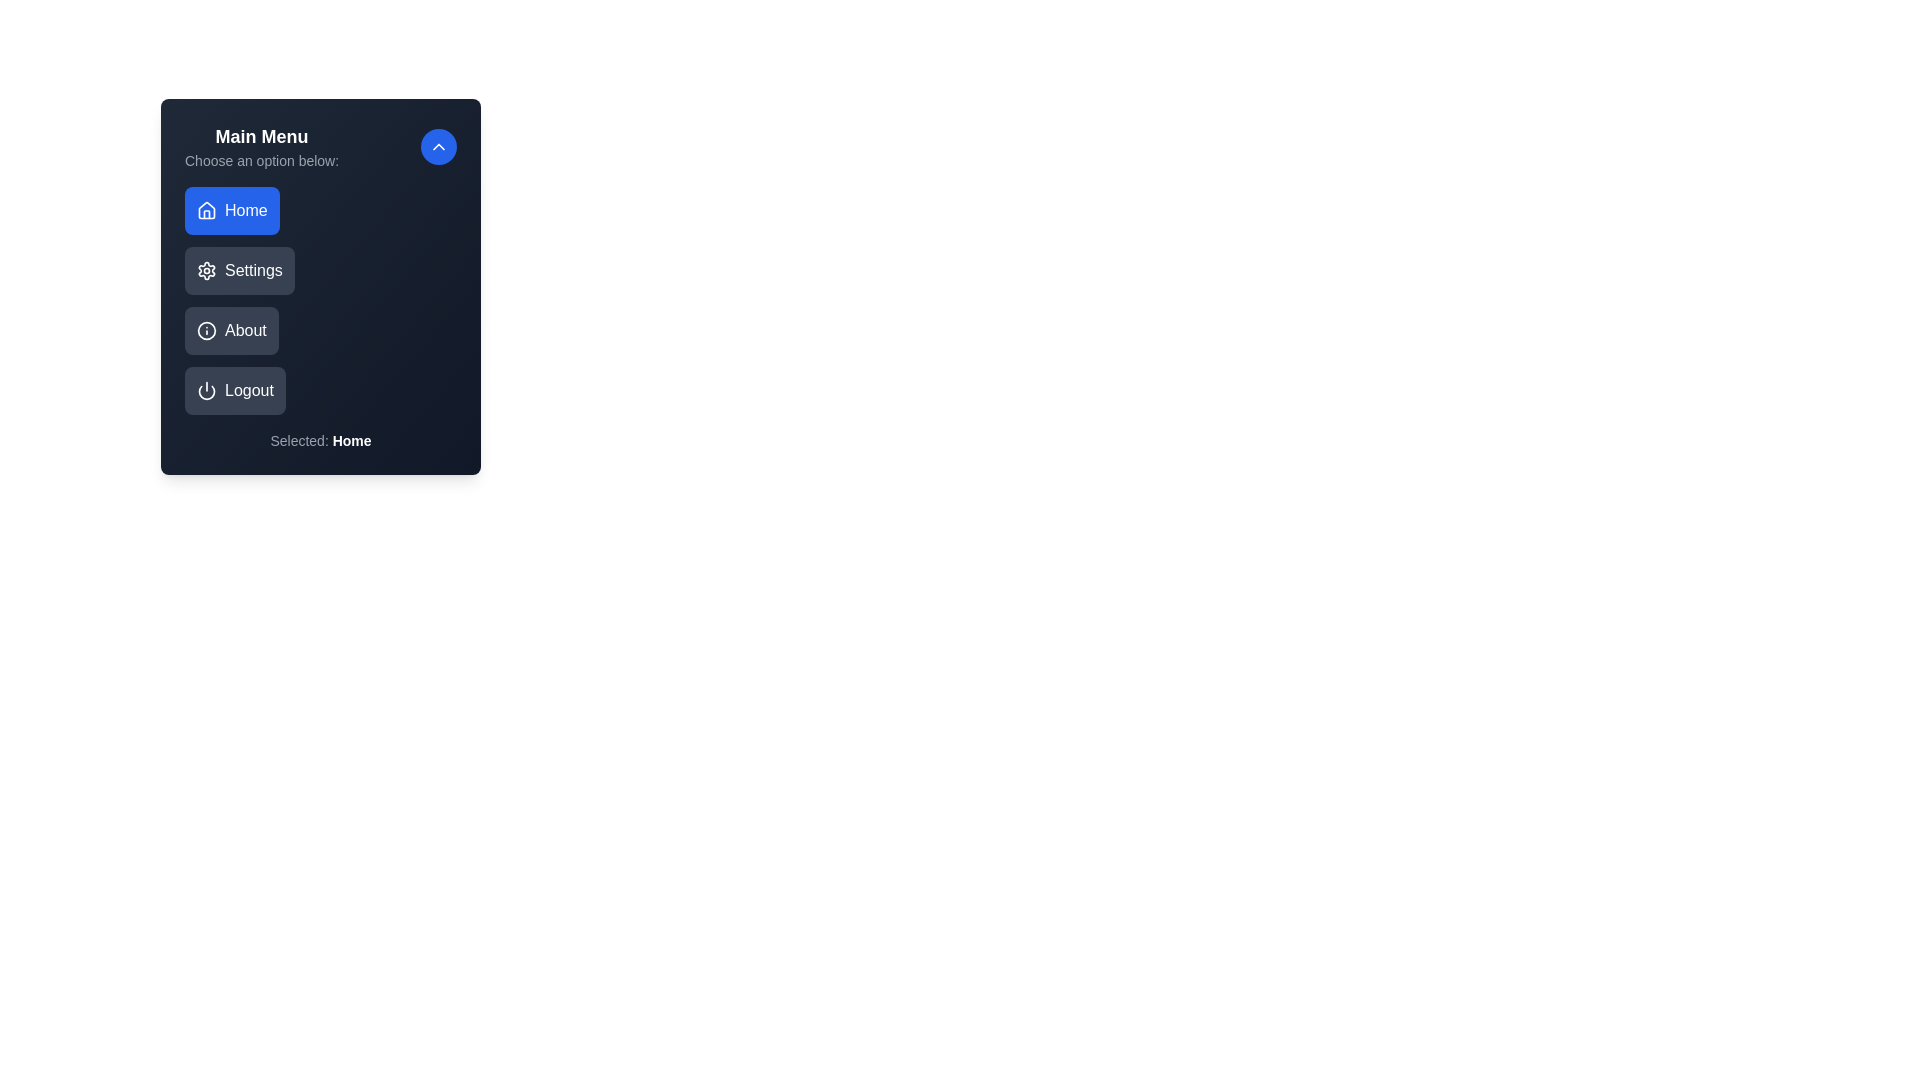 The image size is (1920, 1080). What do you see at coordinates (231, 330) in the screenshot?
I see `the 'About' button, which is a rectangular button with white text and an information icon, located in the vertical menu below 'Settings' and above 'Logout'` at bounding box center [231, 330].